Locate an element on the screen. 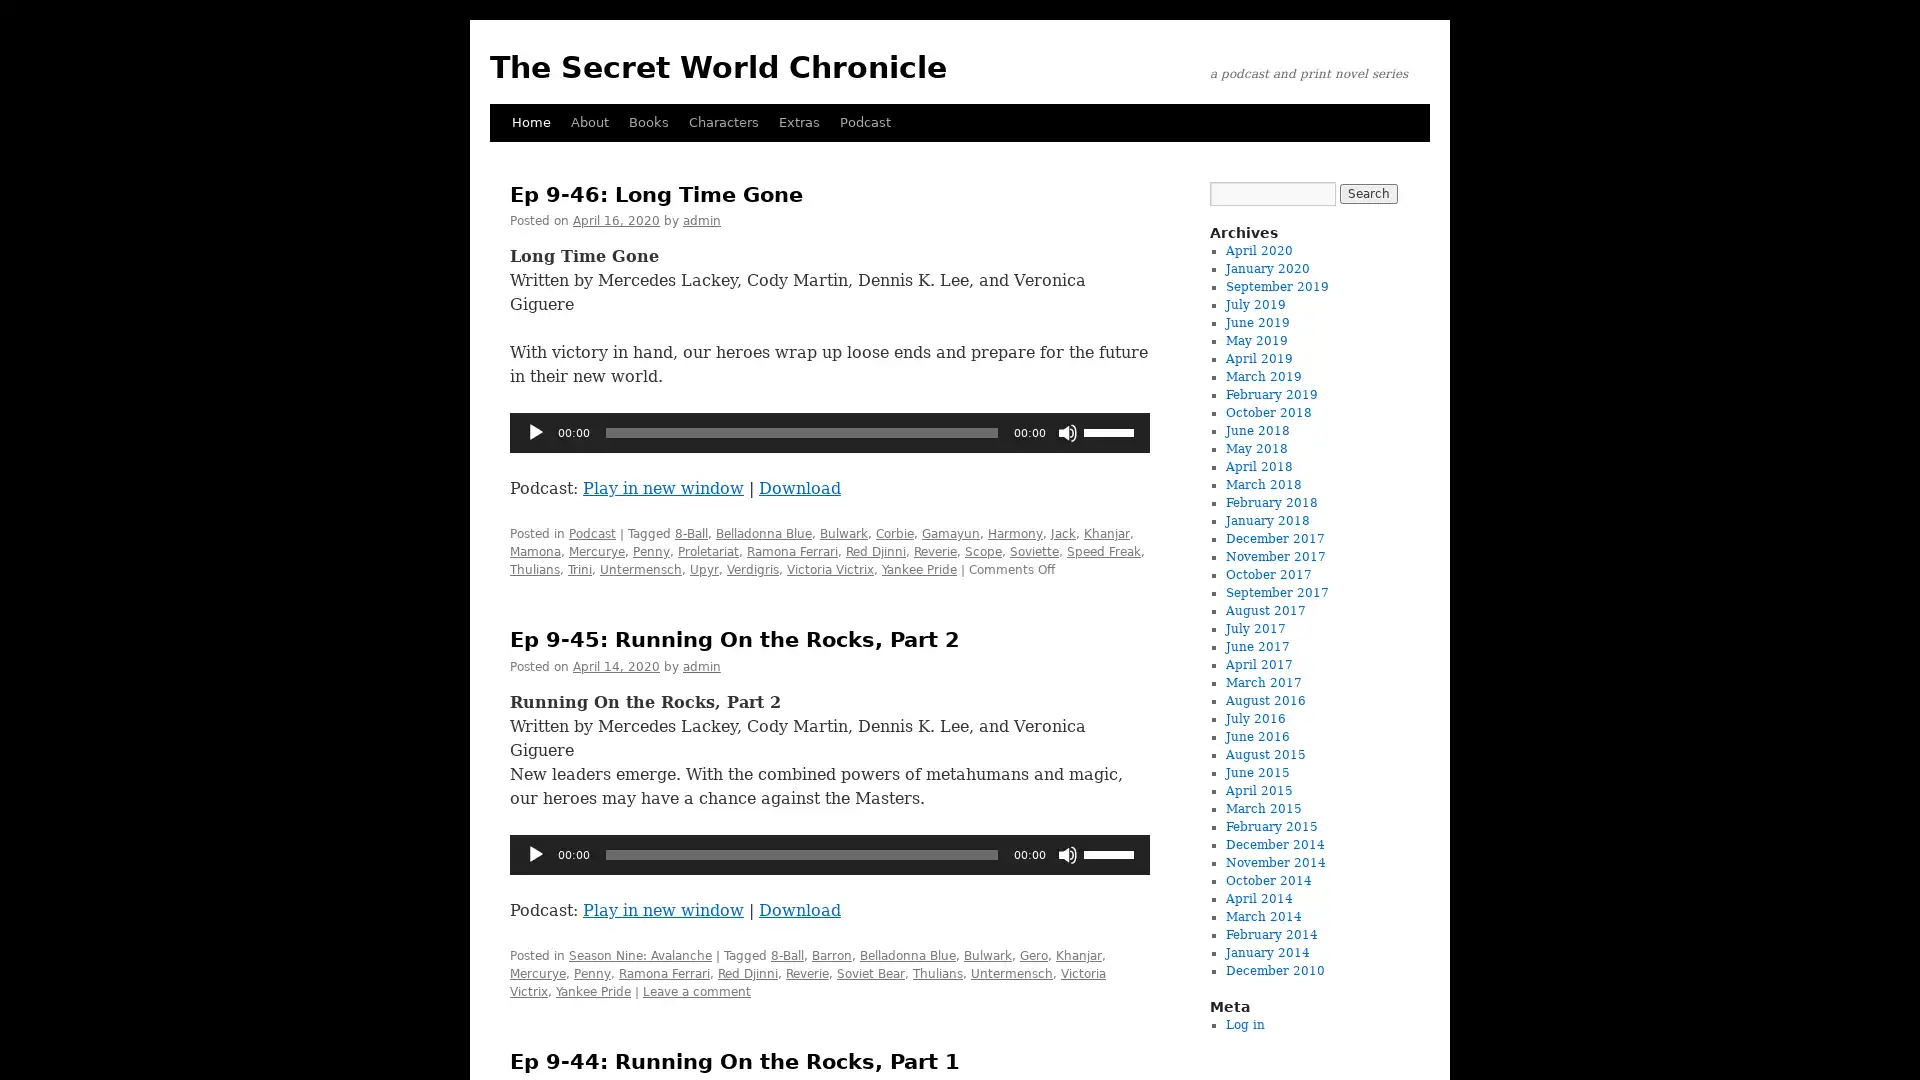 The image size is (1920, 1080). Play is located at coordinates (536, 431).